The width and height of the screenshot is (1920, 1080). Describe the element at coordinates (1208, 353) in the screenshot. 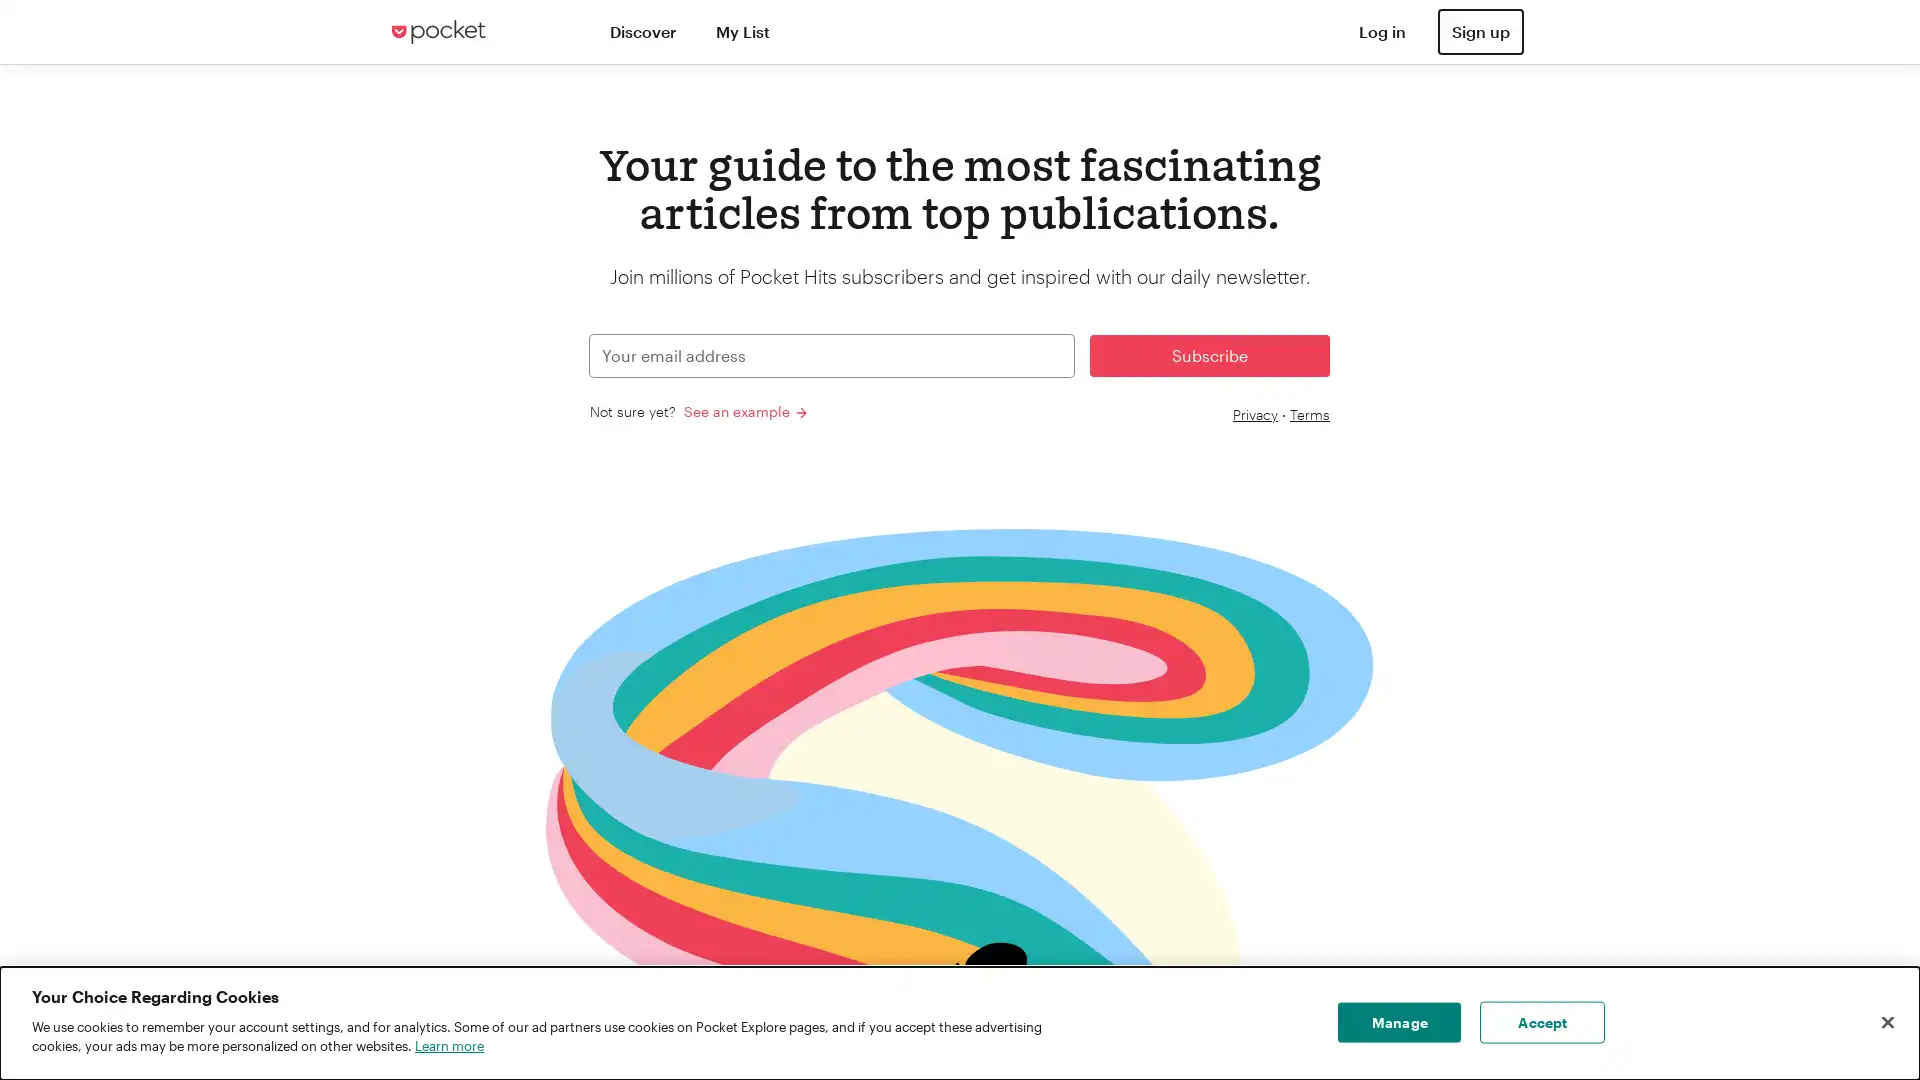

I see `Subscribe` at that location.